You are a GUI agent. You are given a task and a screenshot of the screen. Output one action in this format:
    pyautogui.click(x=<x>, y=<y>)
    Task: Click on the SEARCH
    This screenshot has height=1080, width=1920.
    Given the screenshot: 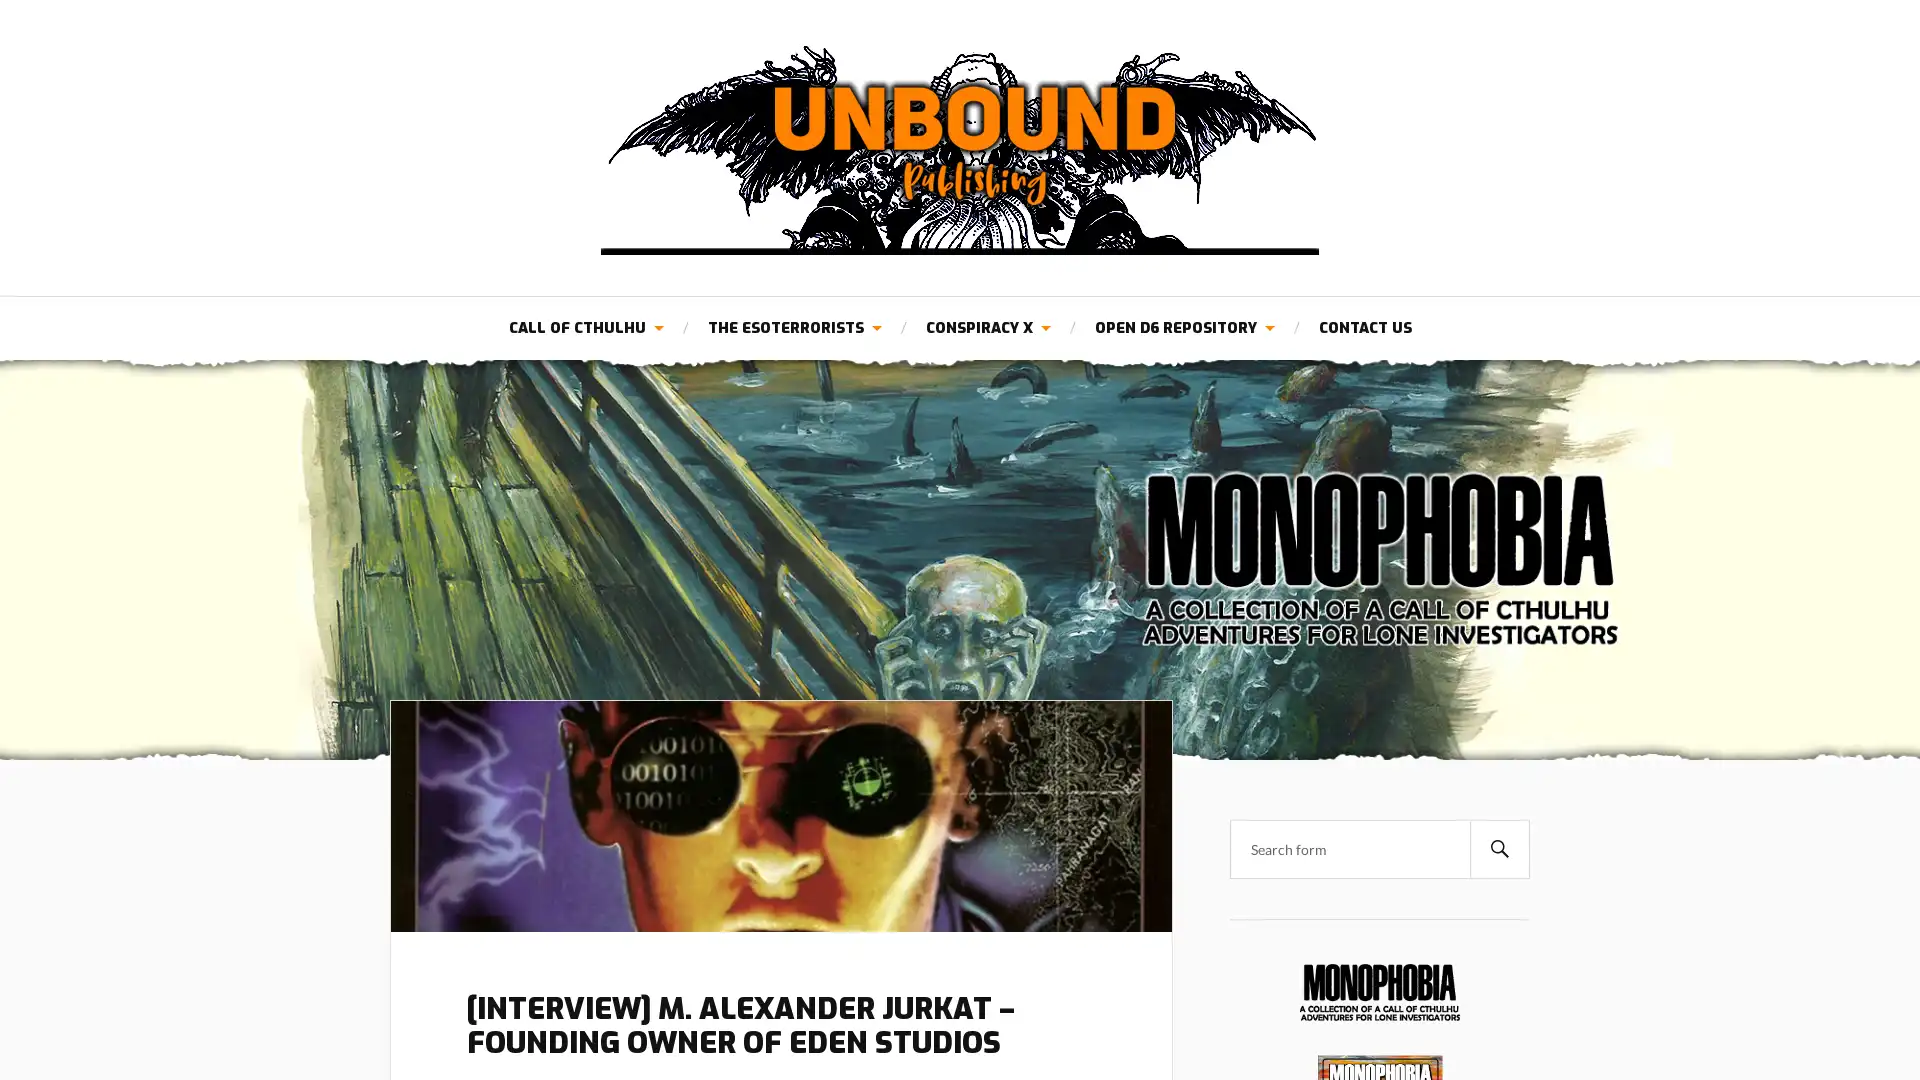 What is the action you would take?
    pyautogui.click(x=1499, y=848)
    